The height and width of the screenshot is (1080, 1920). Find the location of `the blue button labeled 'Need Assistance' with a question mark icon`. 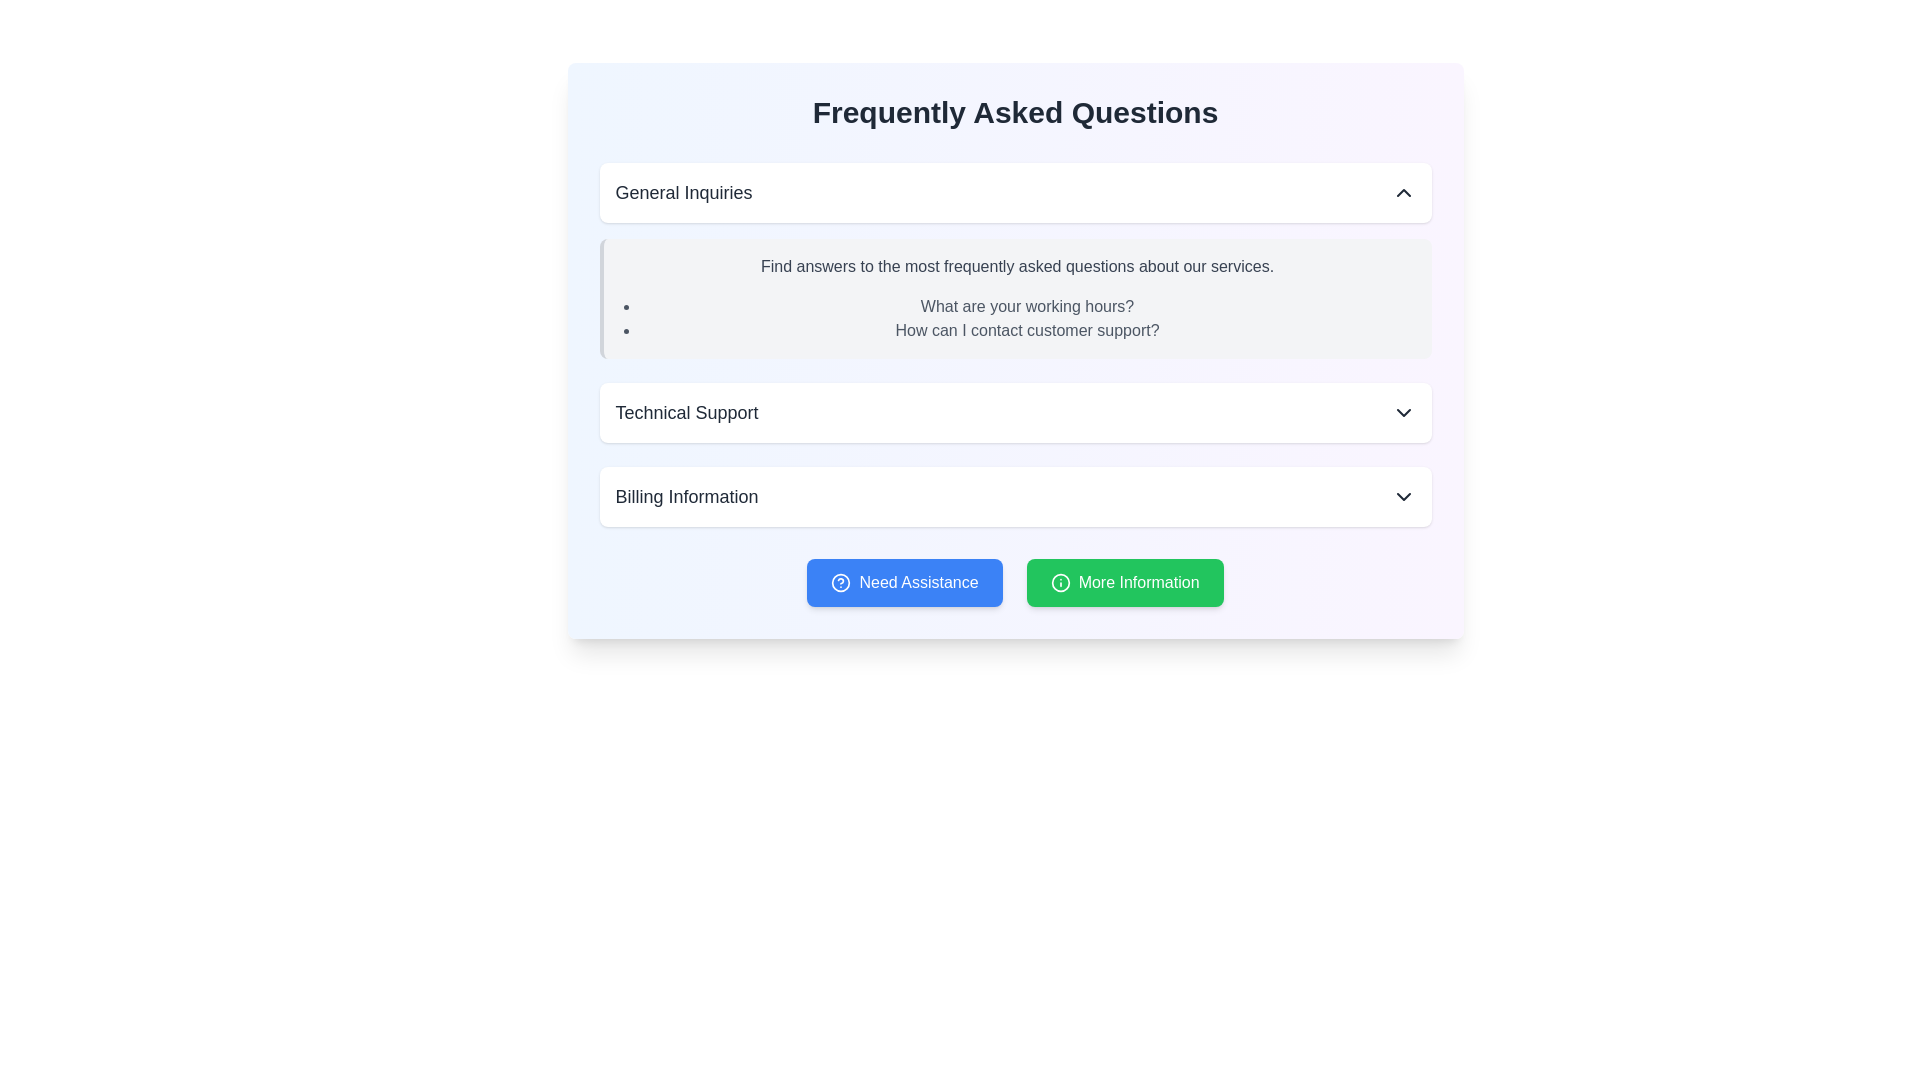

the blue button labeled 'Need Assistance' with a question mark icon is located at coordinates (904, 582).